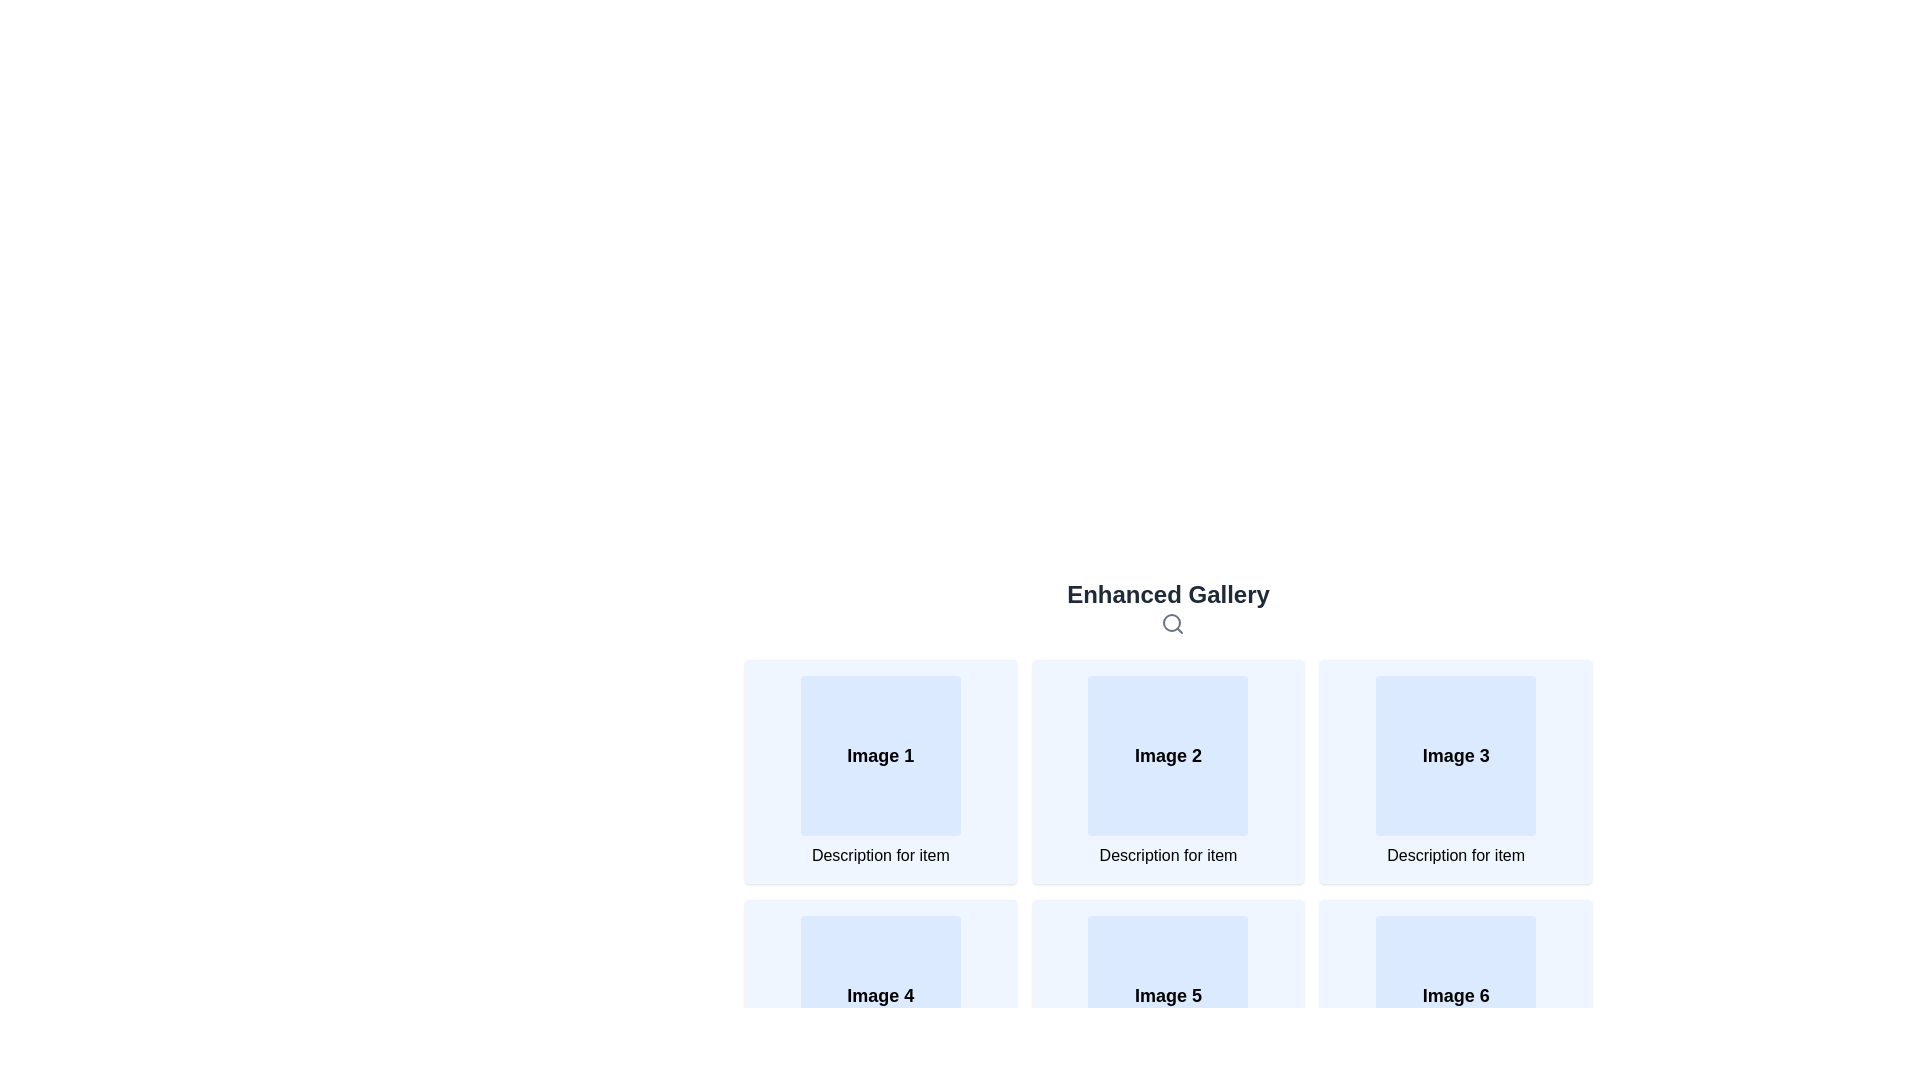 The width and height of the screenshot is (1920, 1080). Describe the element at coordinates (1171, 621) in the screenshot. I see `the decorative lens component of the magnifying glass icon, located at the top-right section of the interface, slightly below the text 'Enhanced Gallery'` at that location.